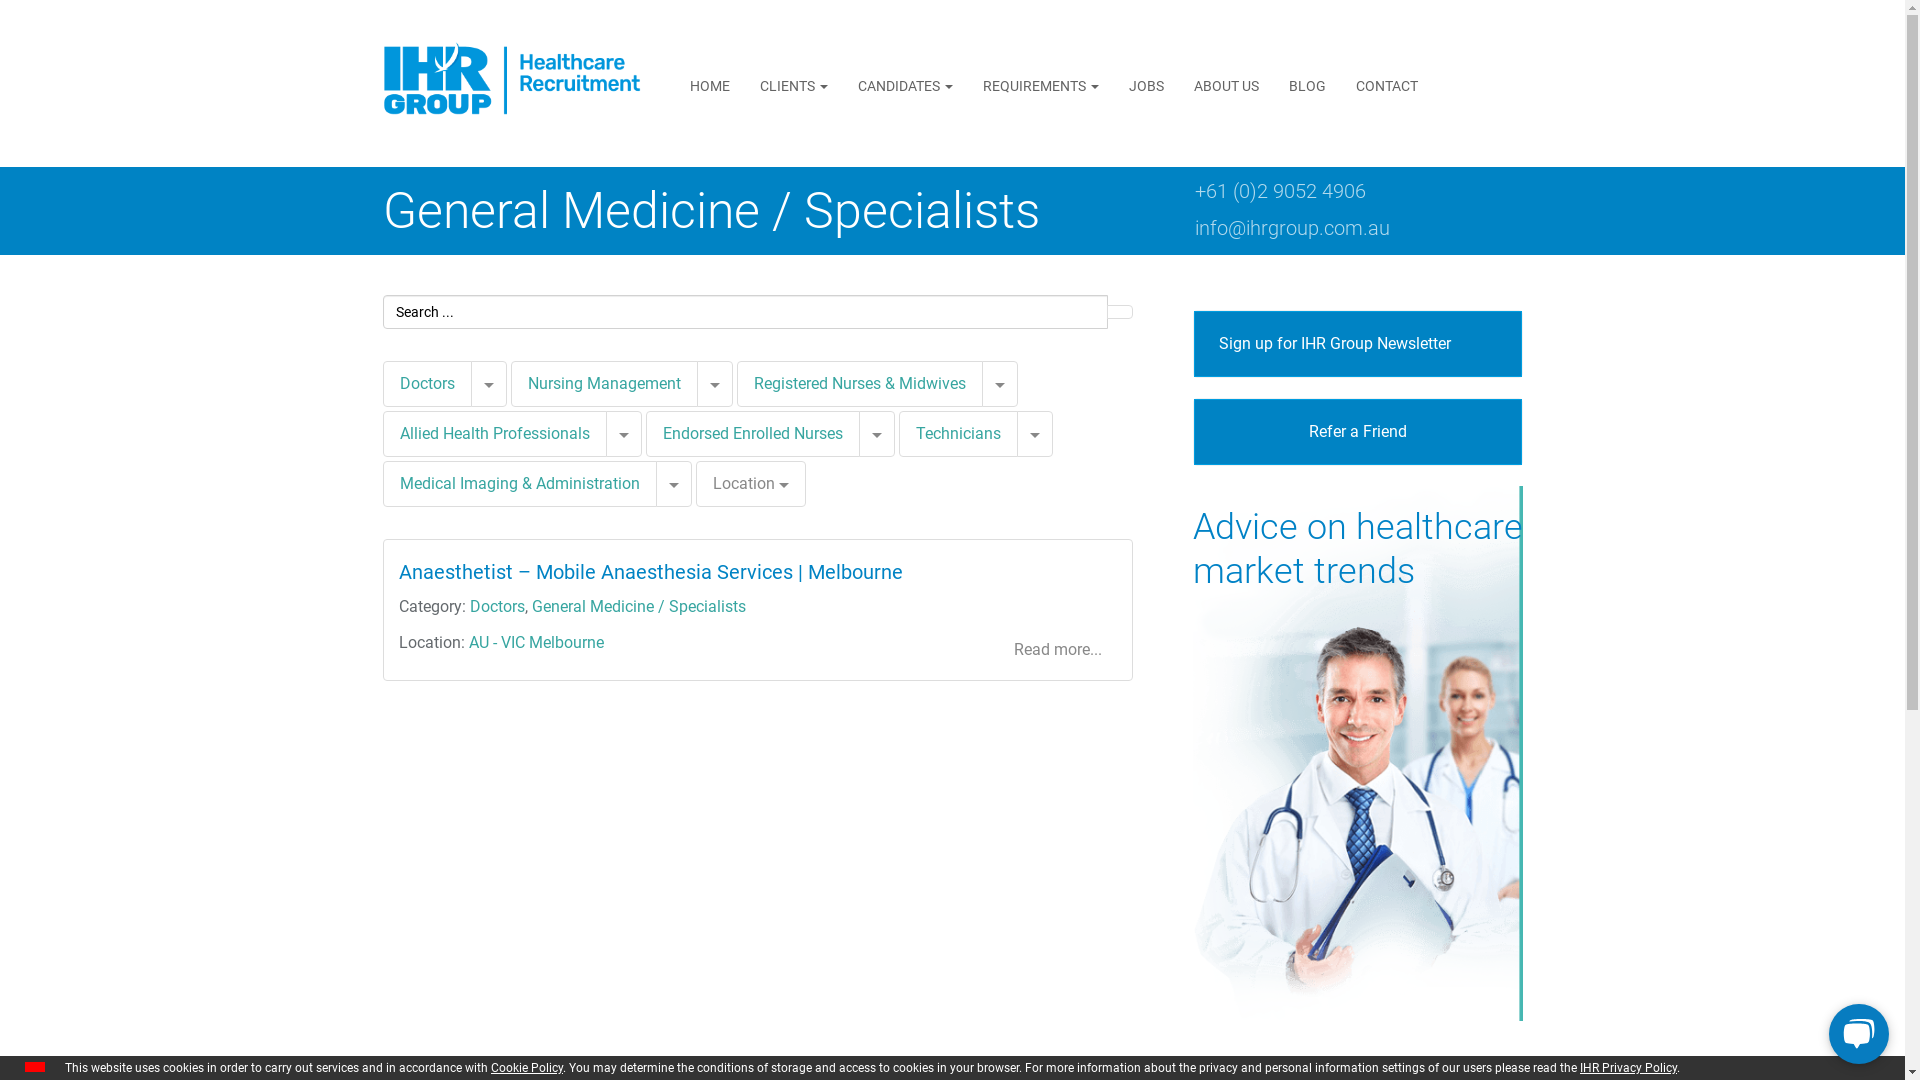  What do you see at coordinates (469, 605) in the screenshot?
I see `'Doctors'` at bounding box center [469, 605].